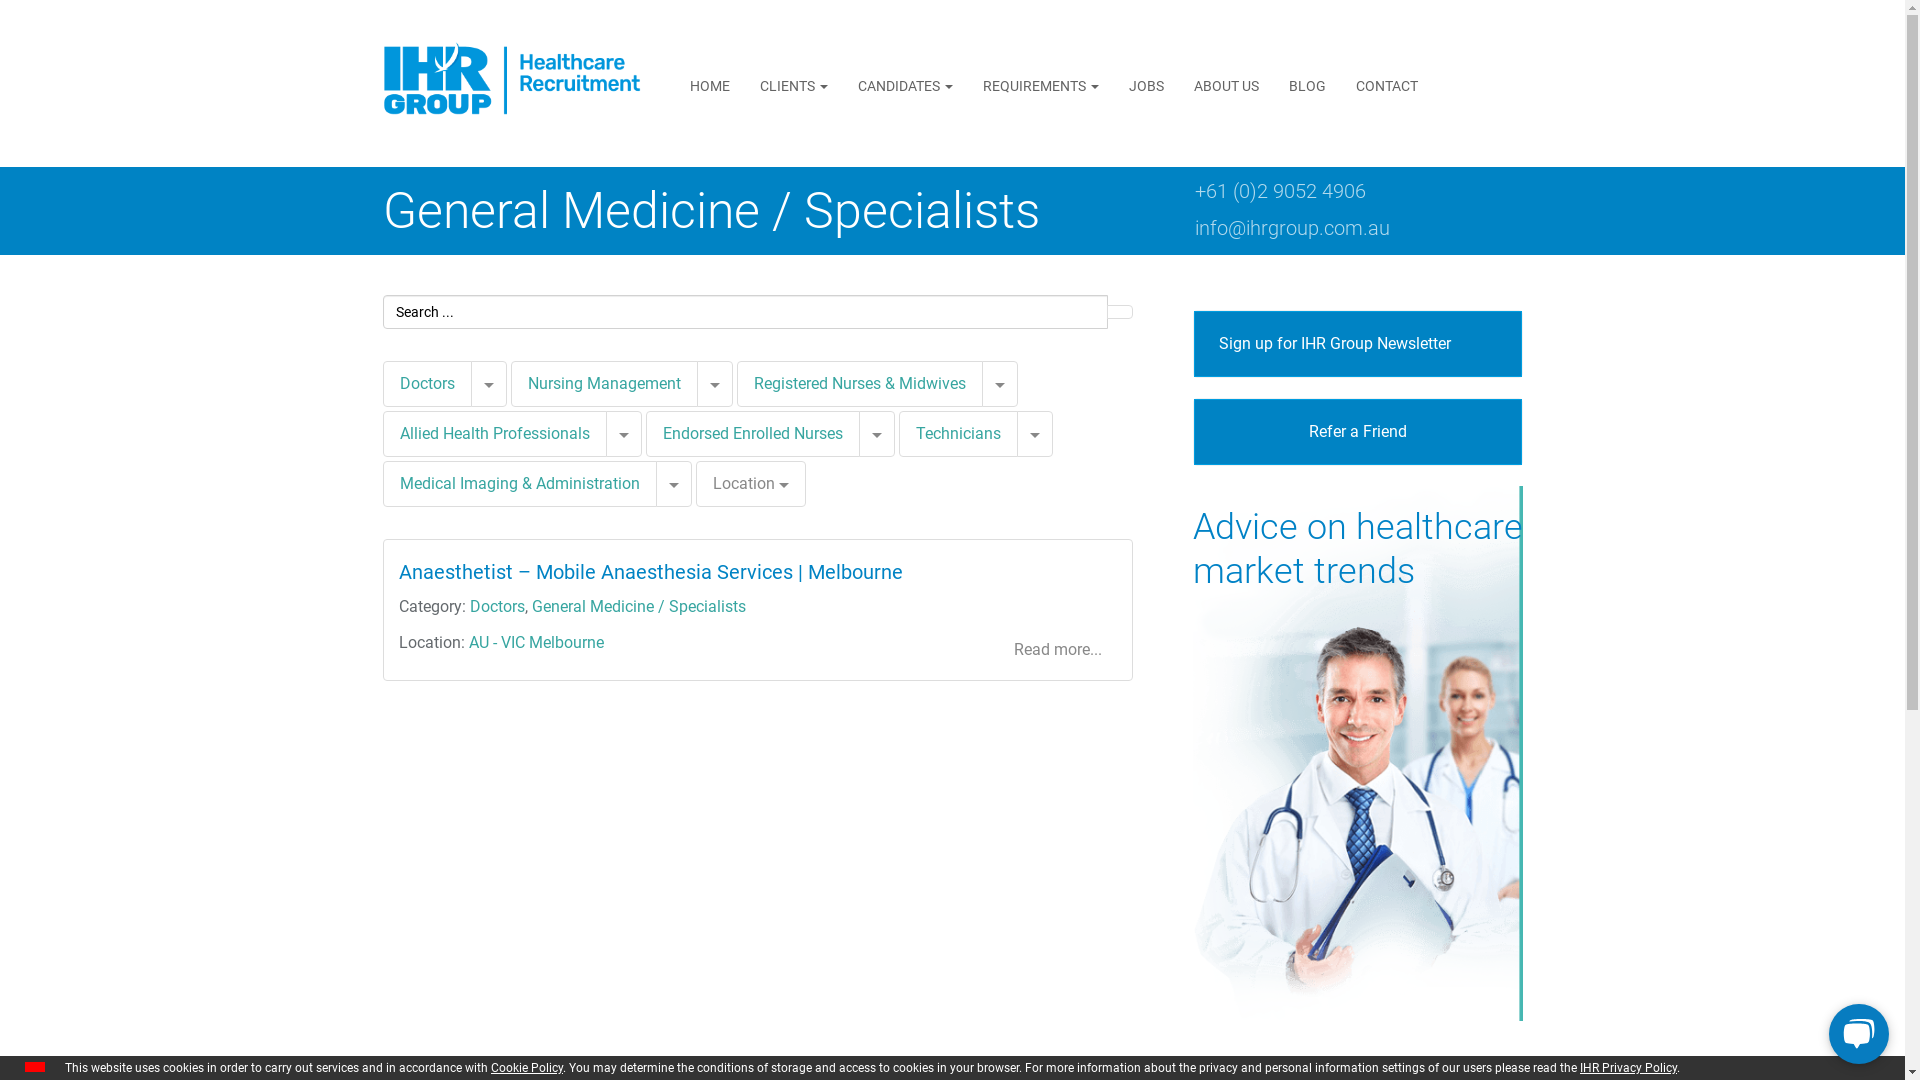  What do you see at coordinates (469, 605) in the screenshot?
I see `'Doctors'` at bounding box center [469, 605].